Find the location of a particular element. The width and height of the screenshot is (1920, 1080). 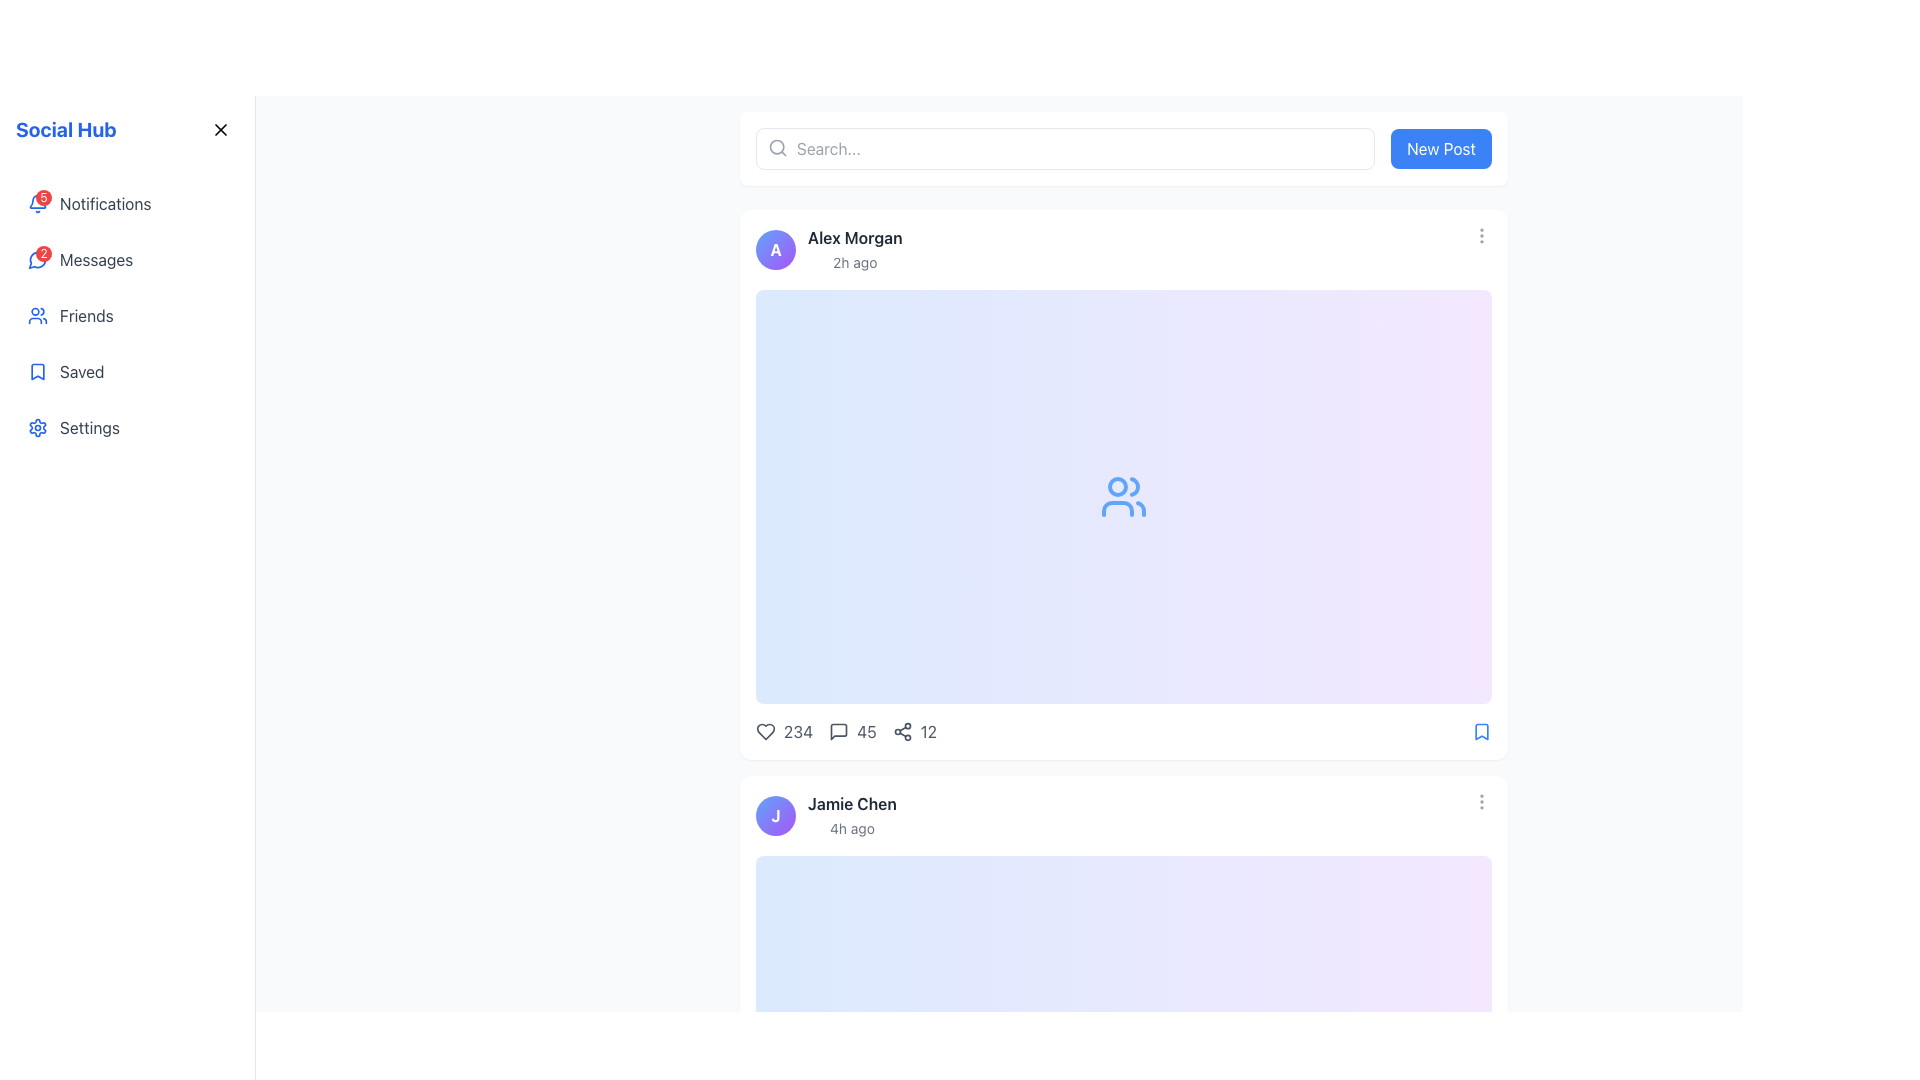

the comments icon located in the interaction bar below the post is located at coordinates (839, 732).